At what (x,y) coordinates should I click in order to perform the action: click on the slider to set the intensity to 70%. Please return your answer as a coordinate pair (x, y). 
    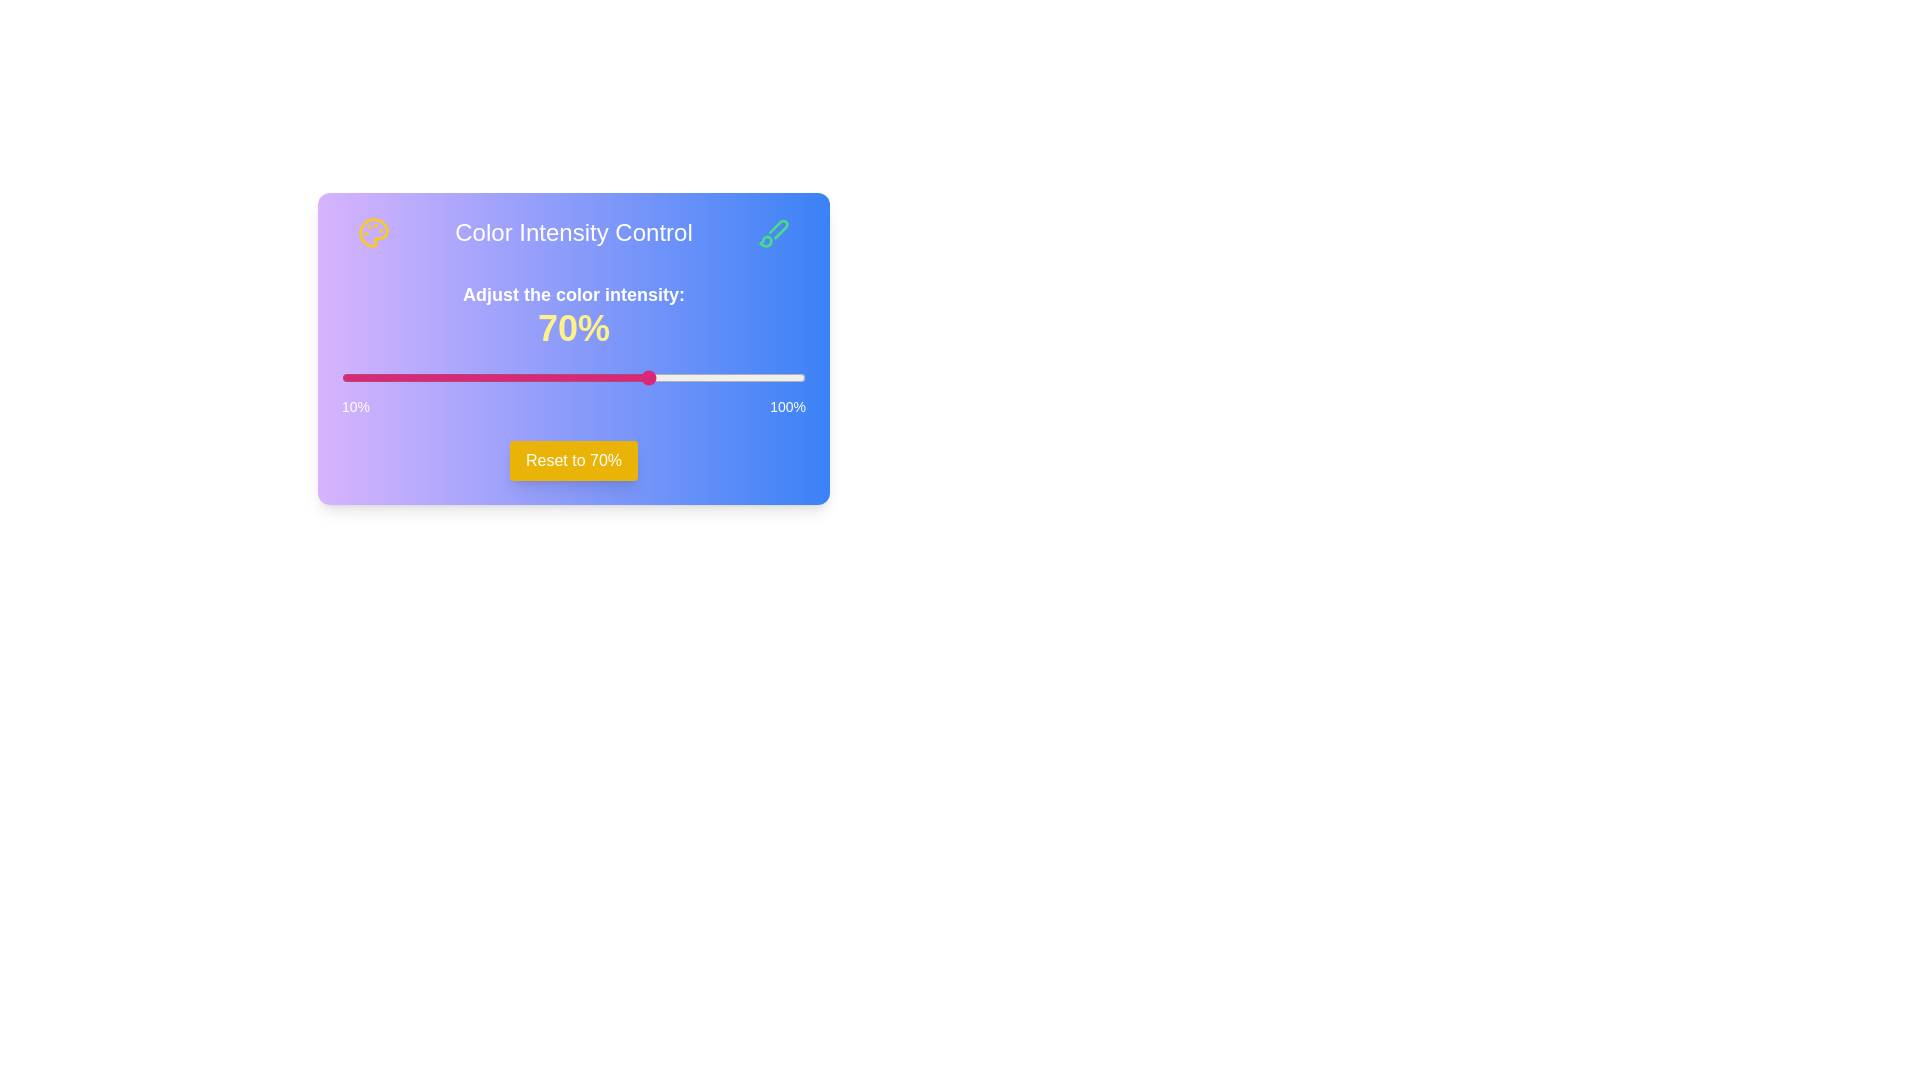
    Looking at the image, I should click on (651, 378).